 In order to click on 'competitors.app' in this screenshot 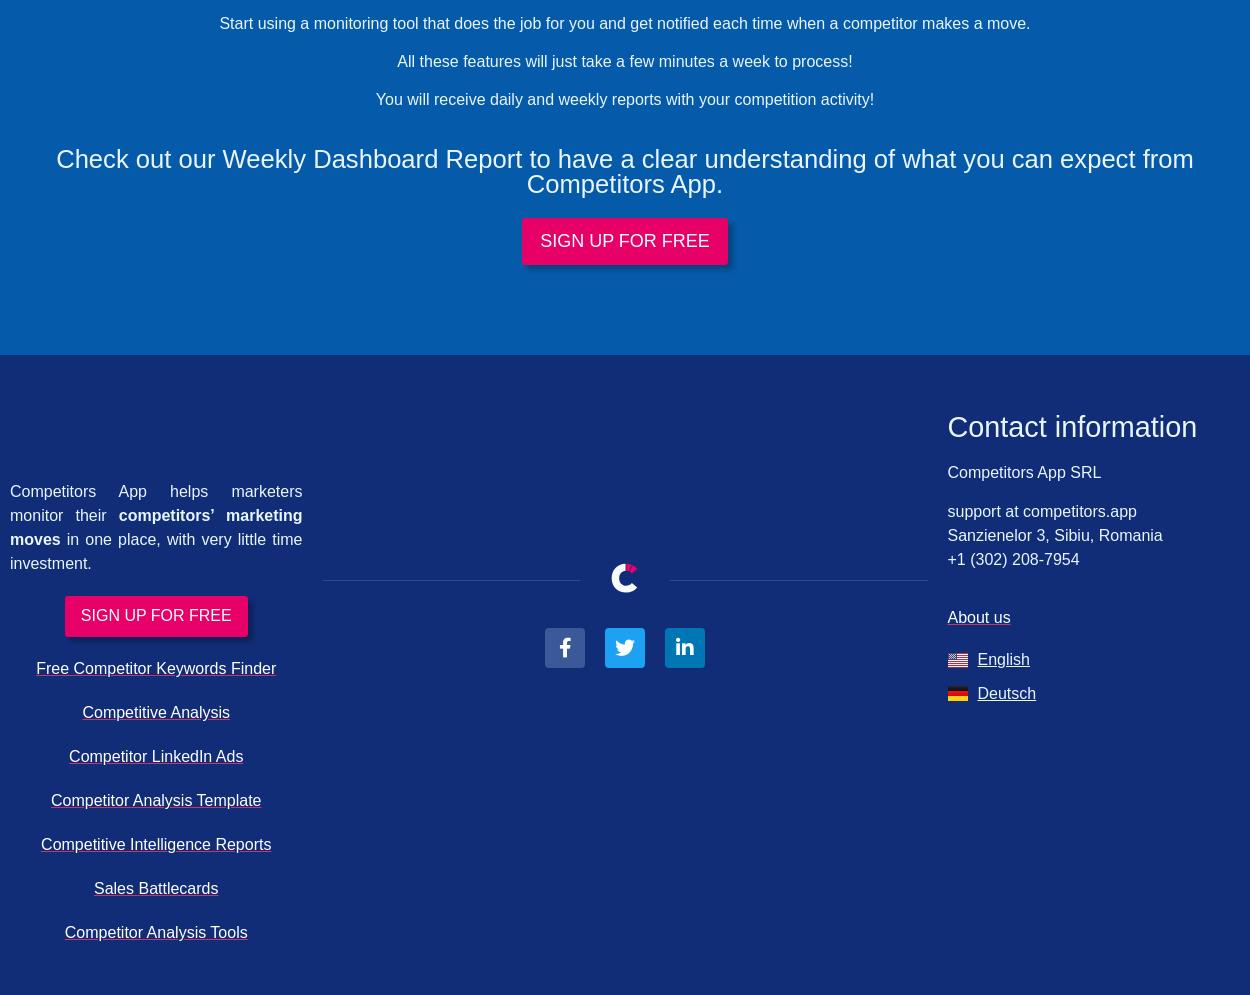, I will do `click(1076, 509)`.